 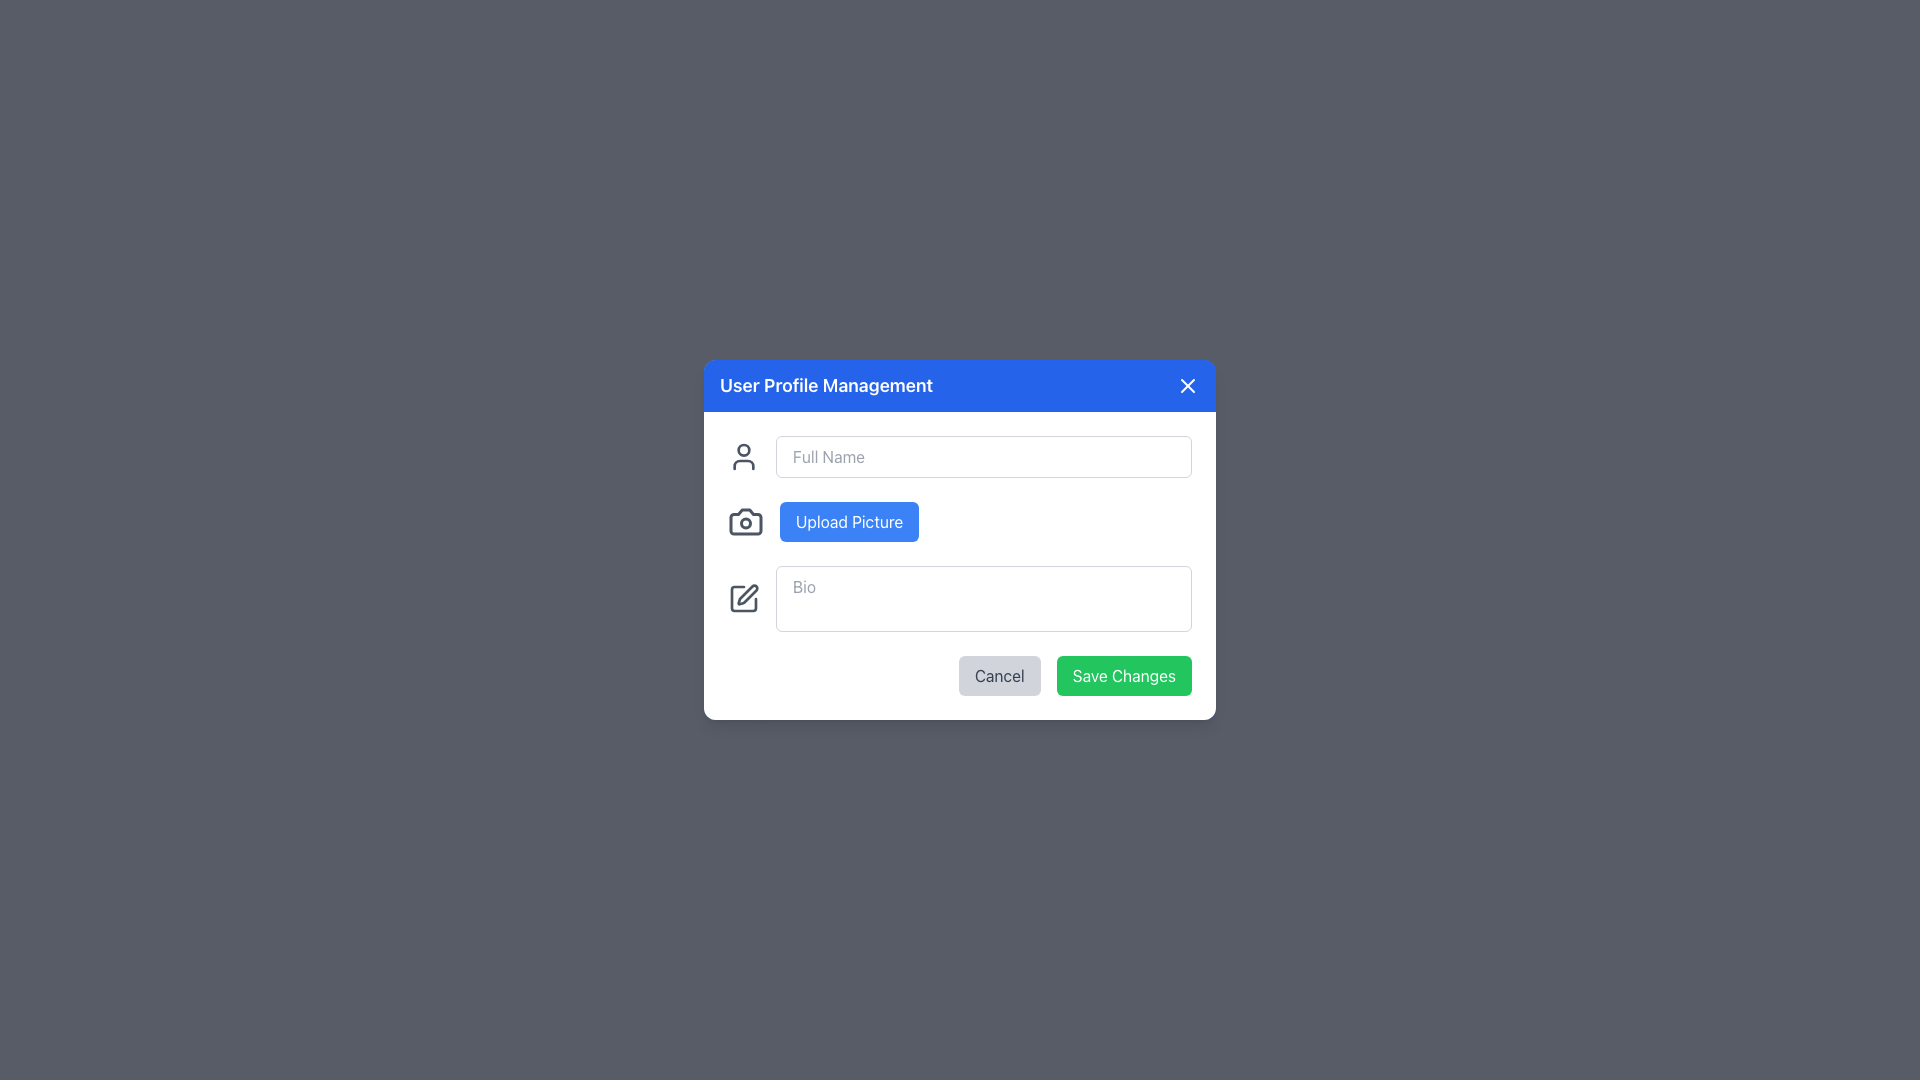 What do you see at coordinates (747, 593) in the screenshot?
I see `the pen icon, which is the second icon in the vertical list on the left side of the user profile management interface, located below the user icon and above the bio text box` at bounding box center [747, 593].